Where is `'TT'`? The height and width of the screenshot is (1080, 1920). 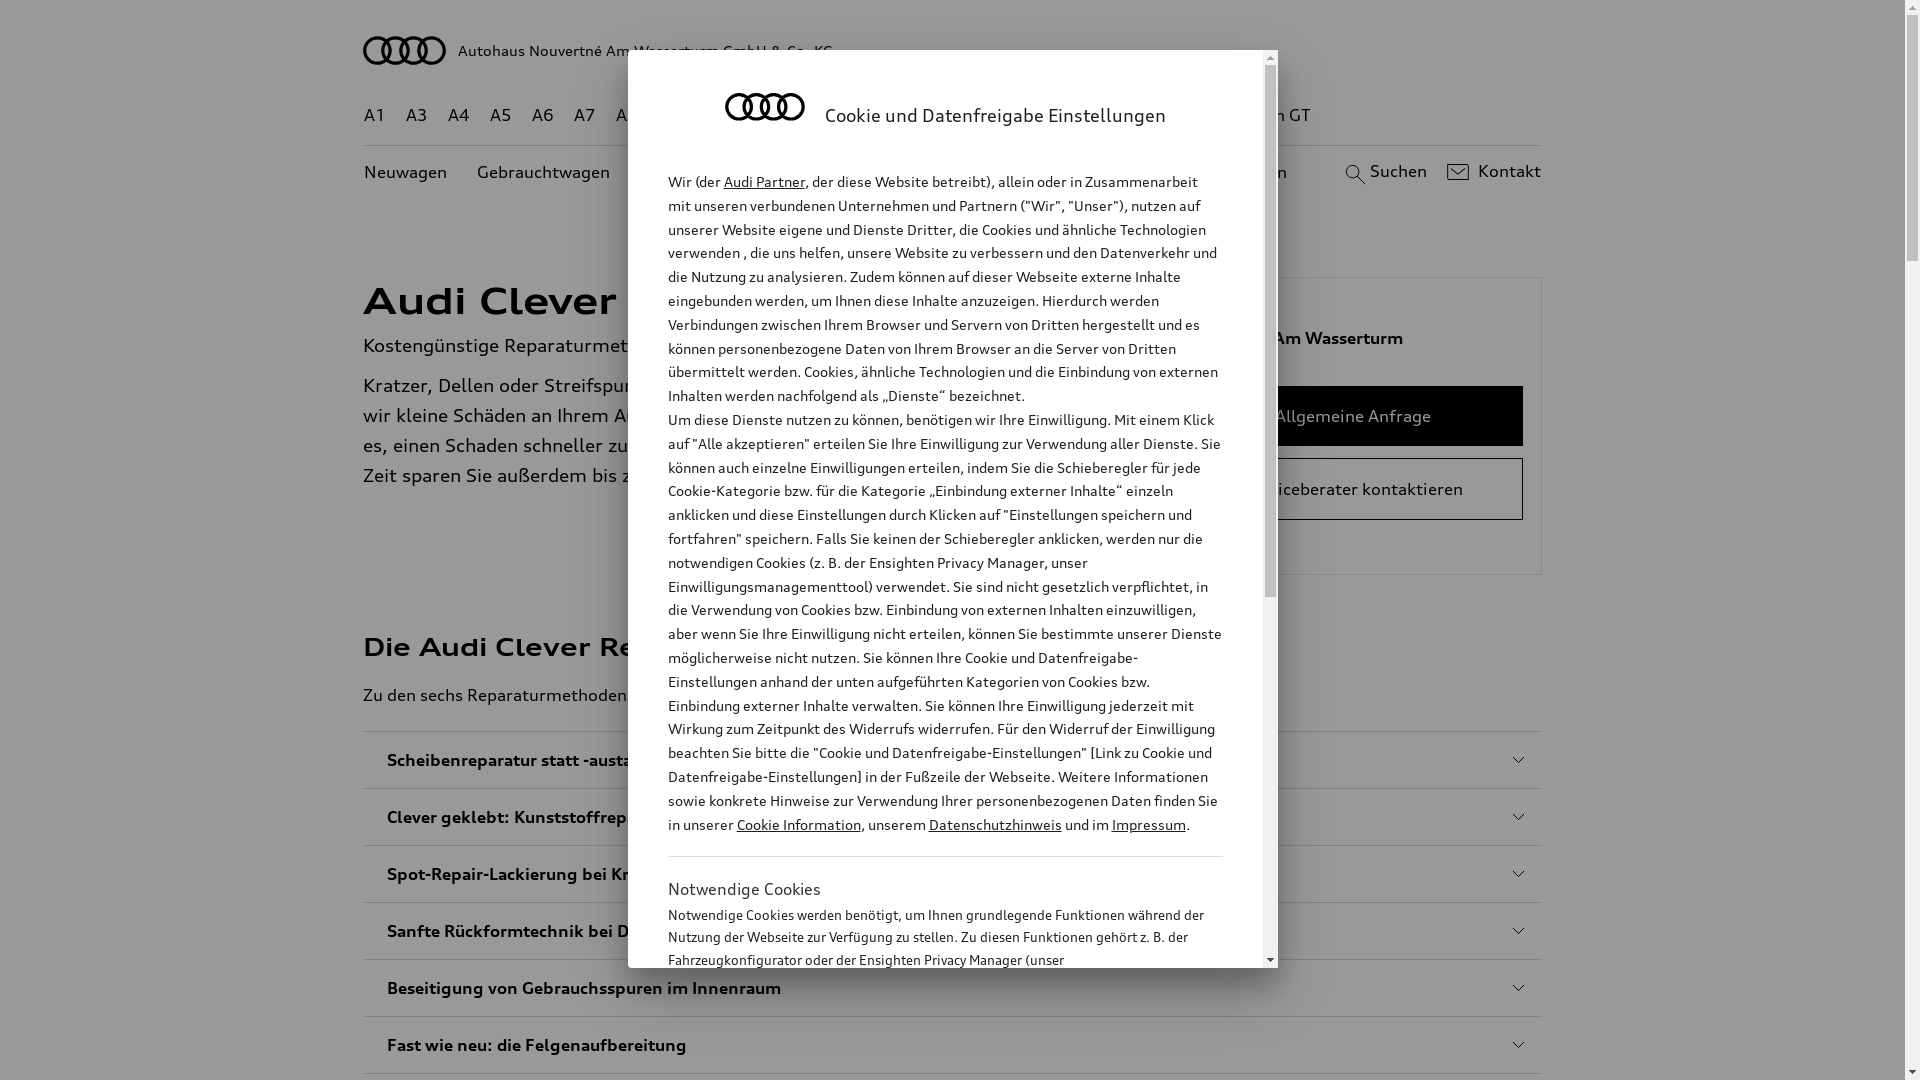
'TT' is located at coordinates (1074, 115).